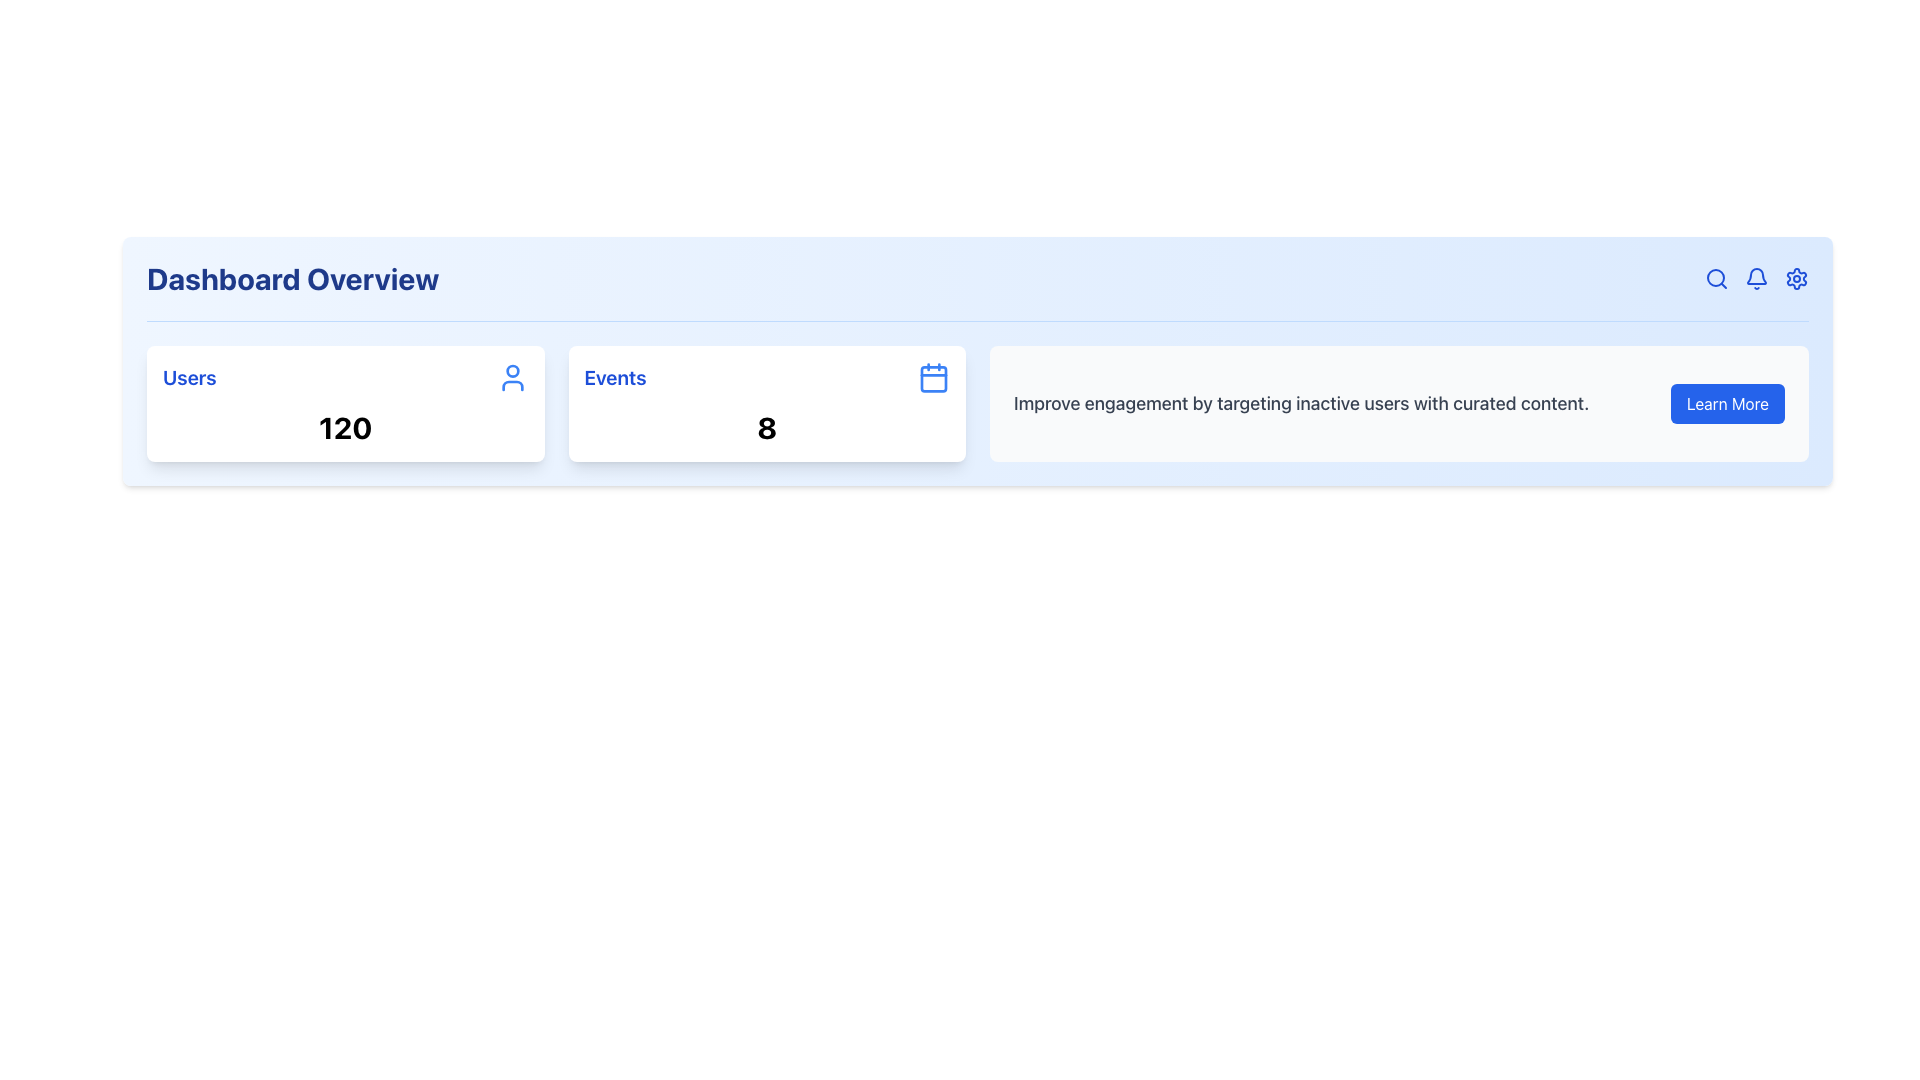 Image resolution: width=1920 pixels, height=1080 pixels. Describe the element at coordinates (292, 278) in the screenshot. I see `text of the section header labeled 'Dashboard Overview' located at the upper-left side of the interface` at that location.